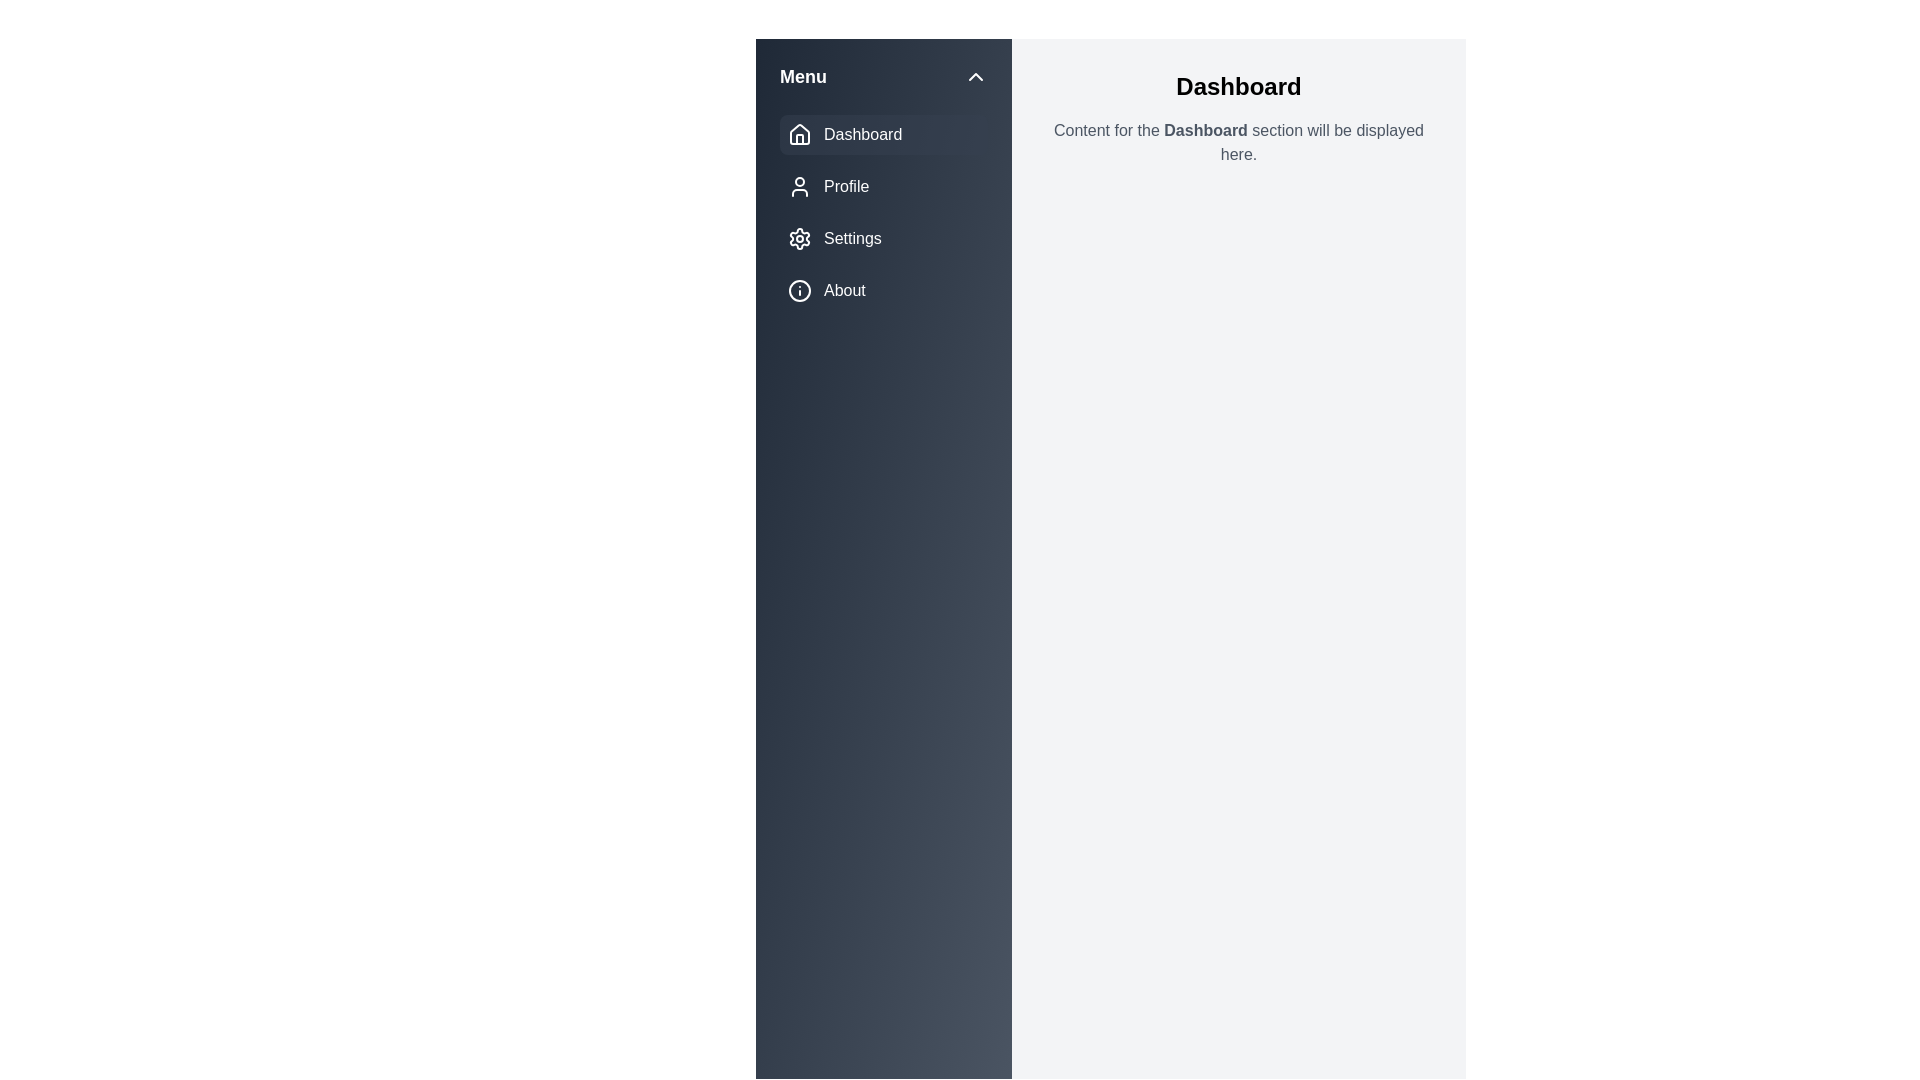 Image resolution: width=1920 pixels, height=1080 pixels. What do you see at coordinates (800, 238) in the screenshot?
I see `the circular gear-like icon representing settings, located in the main navigation sidebar next to the 'Settings' label` at bounding box center [800, 238].